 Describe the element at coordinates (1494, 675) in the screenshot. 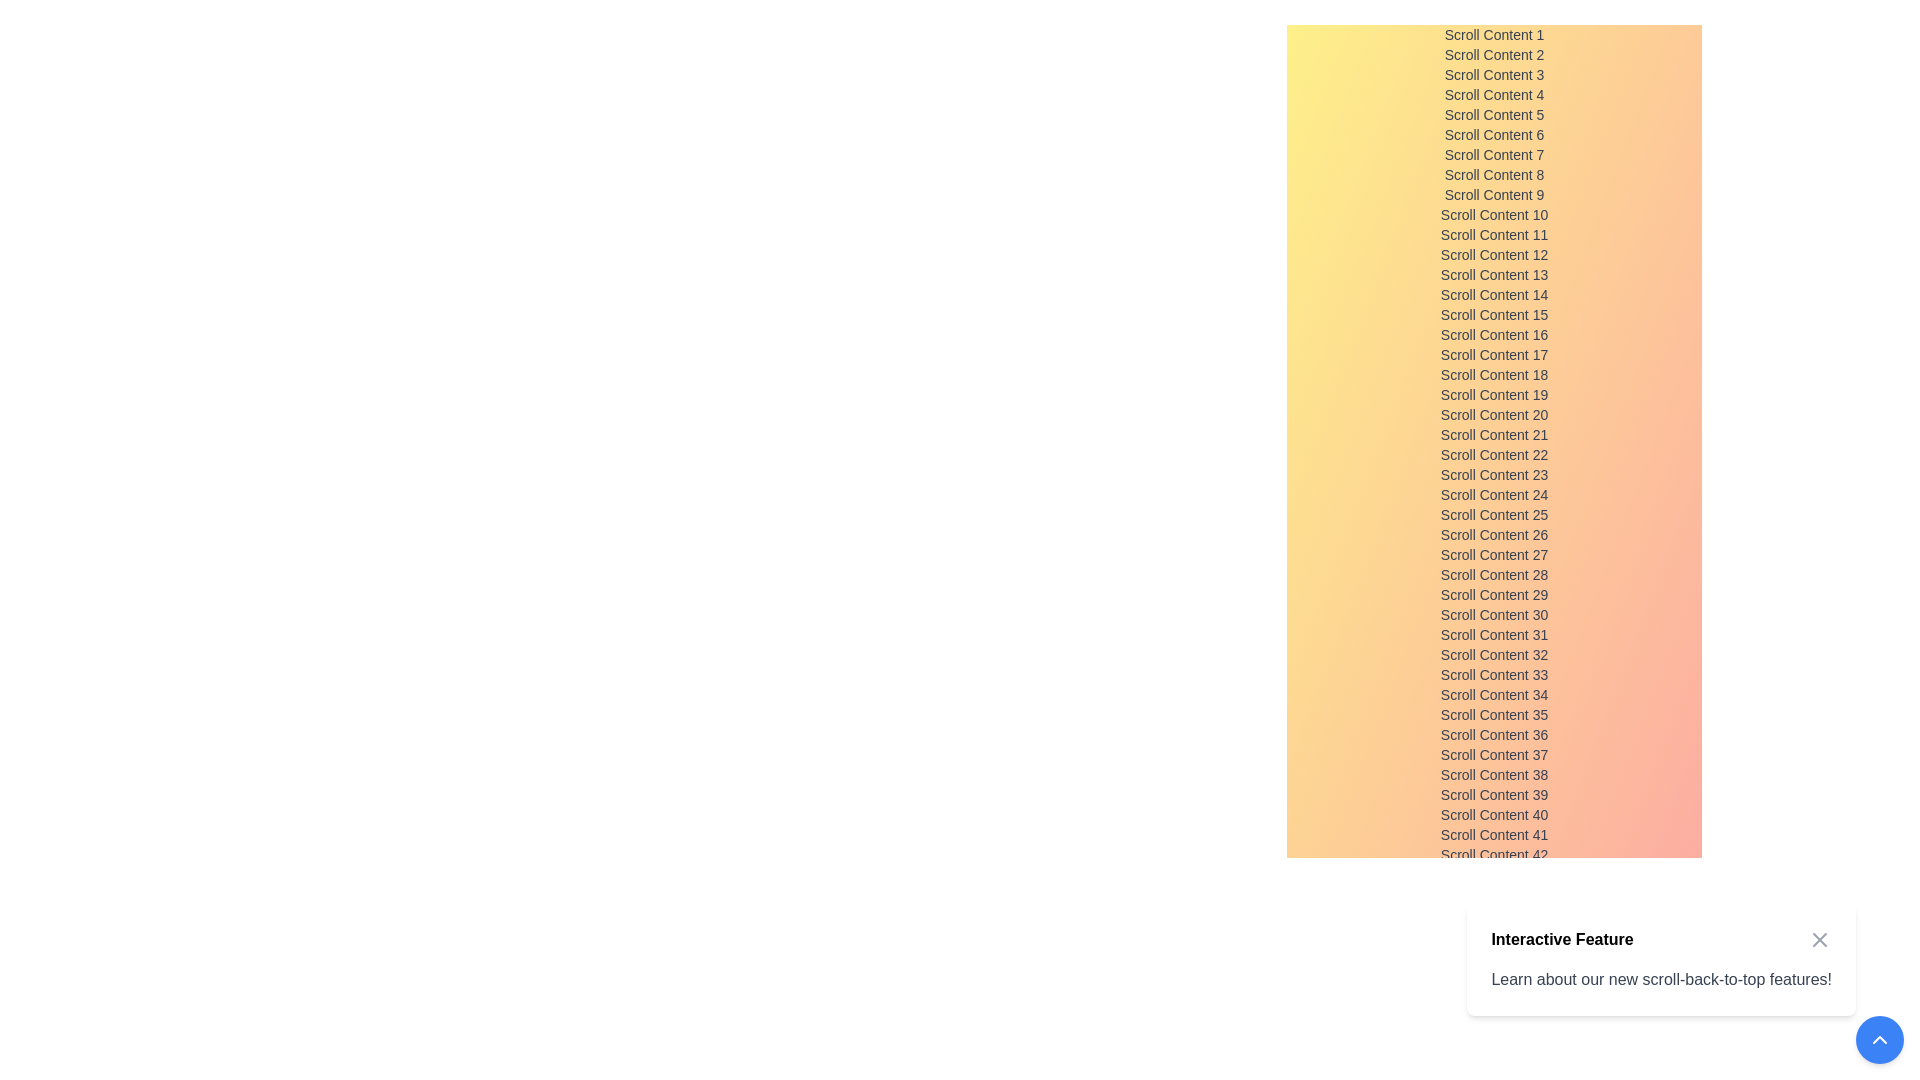

I see `the static text element displaying 'Scroll Content 33', which is styled in gray and located in the thirty-third position of the vertically scrolling list` at that location.